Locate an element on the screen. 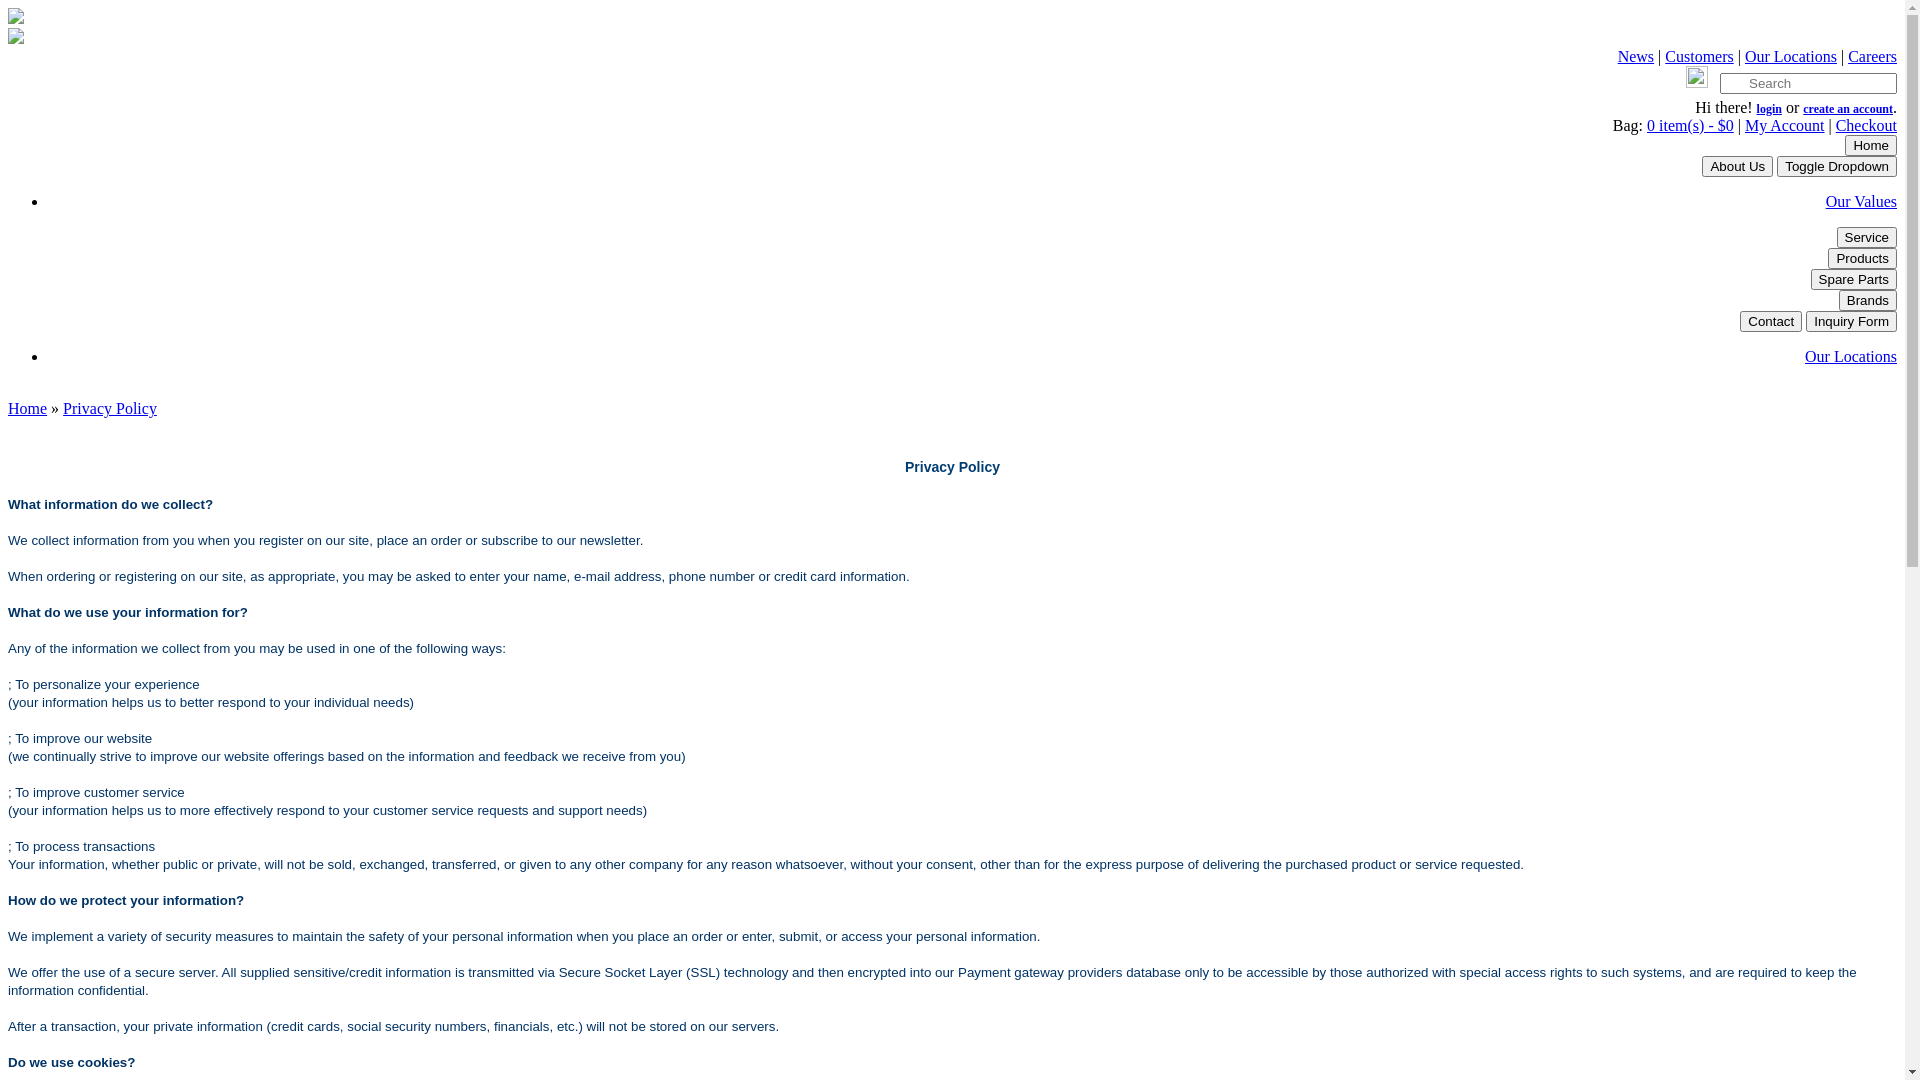 The image size is (1920, 1080). 'Brands' is located at coordinates (1866, 300).